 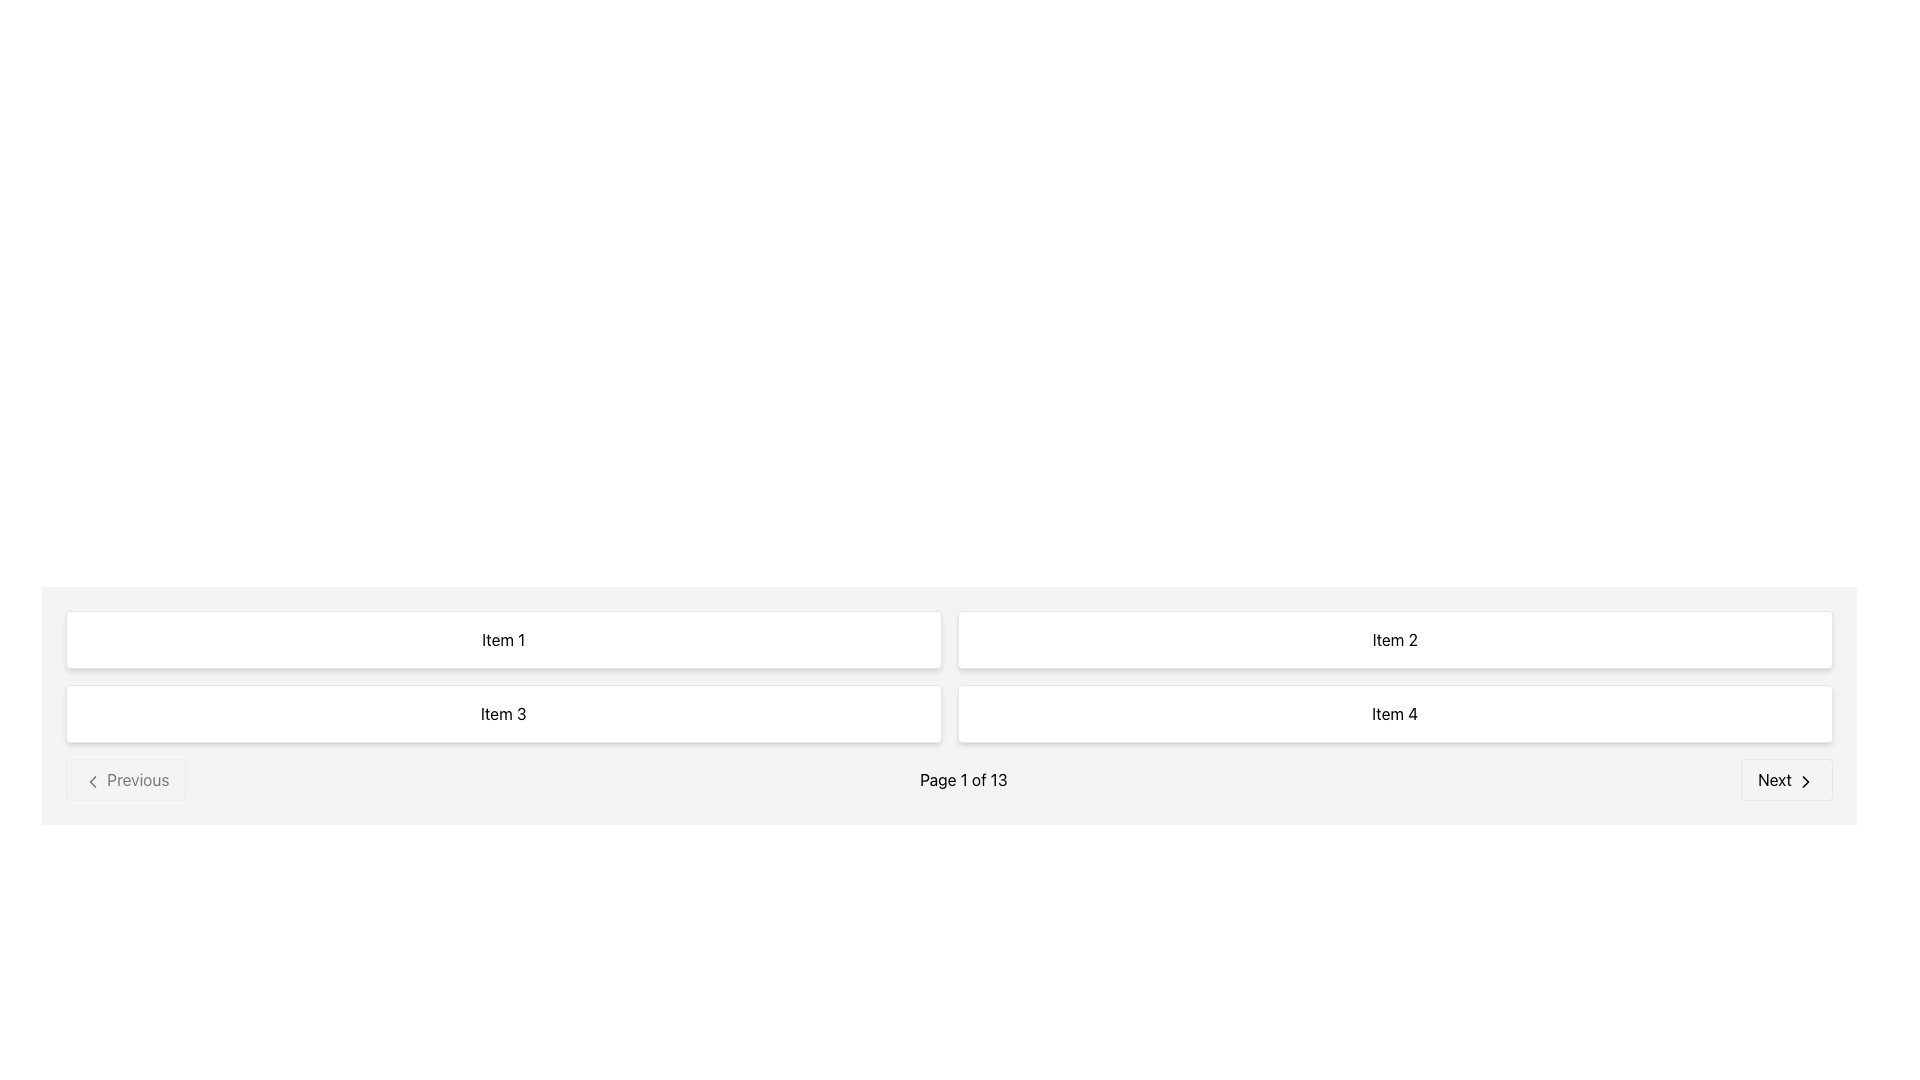 I want to click on the Chevron Left Icon located to the left of the 'Previous' button to activate its function, so click(x=91, y=779).